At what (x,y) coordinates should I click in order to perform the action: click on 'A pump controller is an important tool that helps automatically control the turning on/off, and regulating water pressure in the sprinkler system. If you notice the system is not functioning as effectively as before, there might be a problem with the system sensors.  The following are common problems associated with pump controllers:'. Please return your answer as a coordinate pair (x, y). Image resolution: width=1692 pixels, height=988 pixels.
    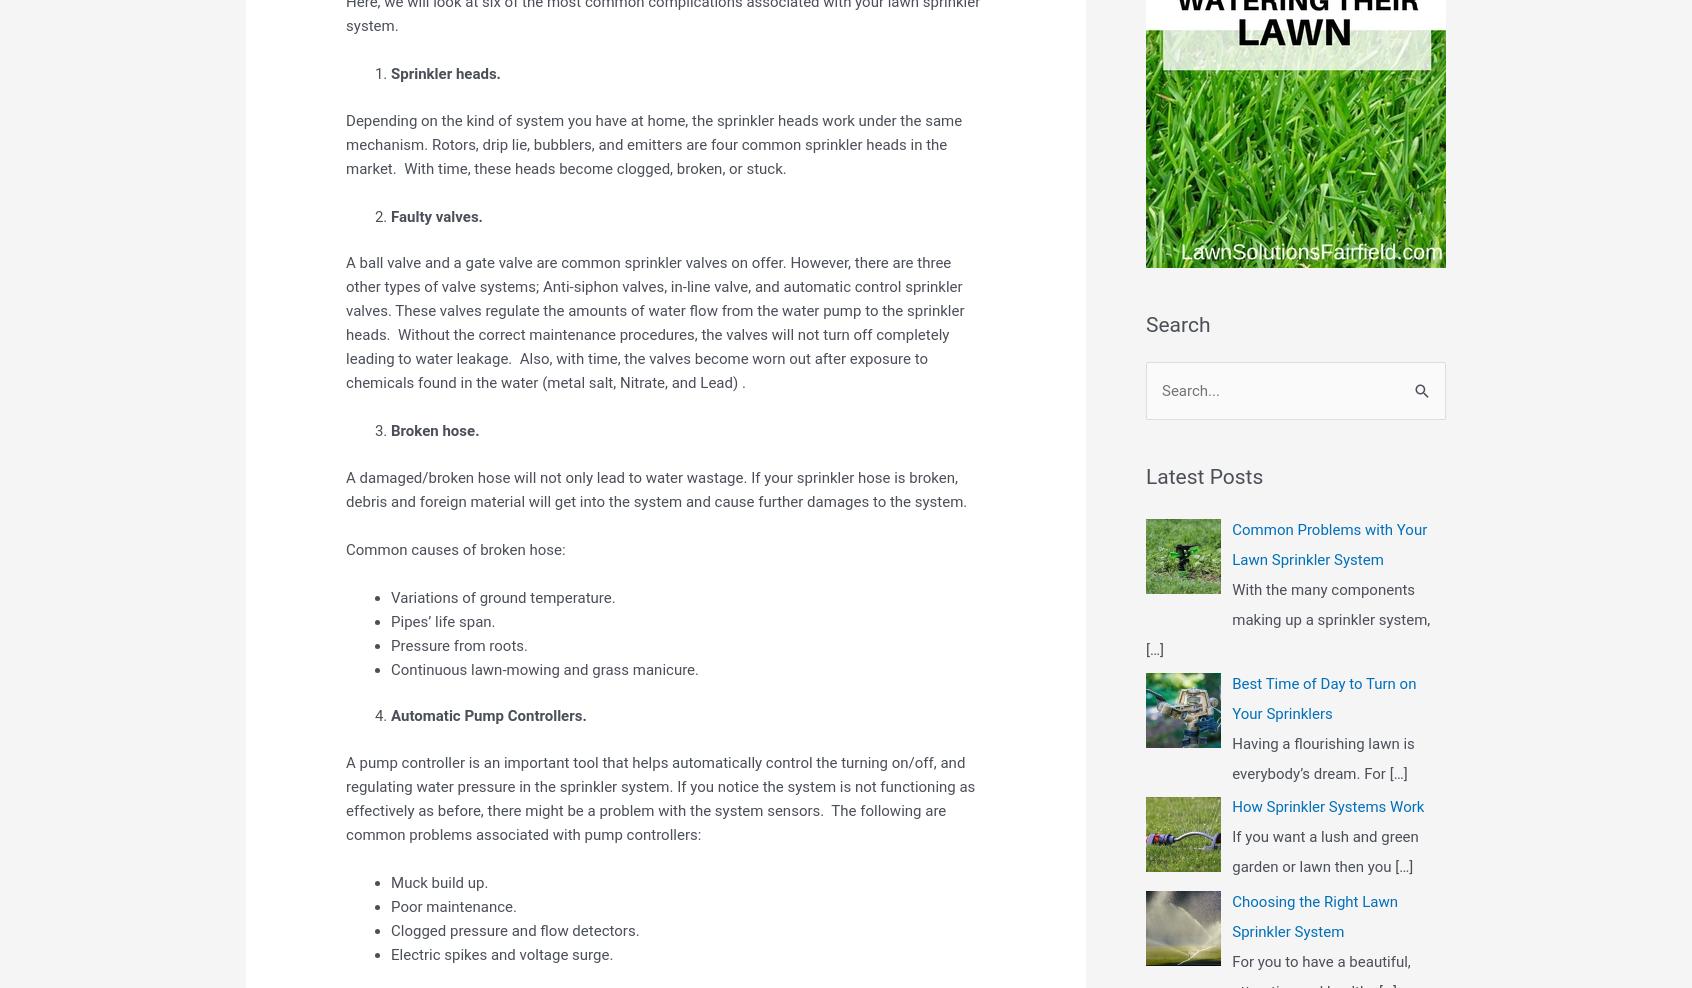
    Looking at the image, I should click on (660, 797).